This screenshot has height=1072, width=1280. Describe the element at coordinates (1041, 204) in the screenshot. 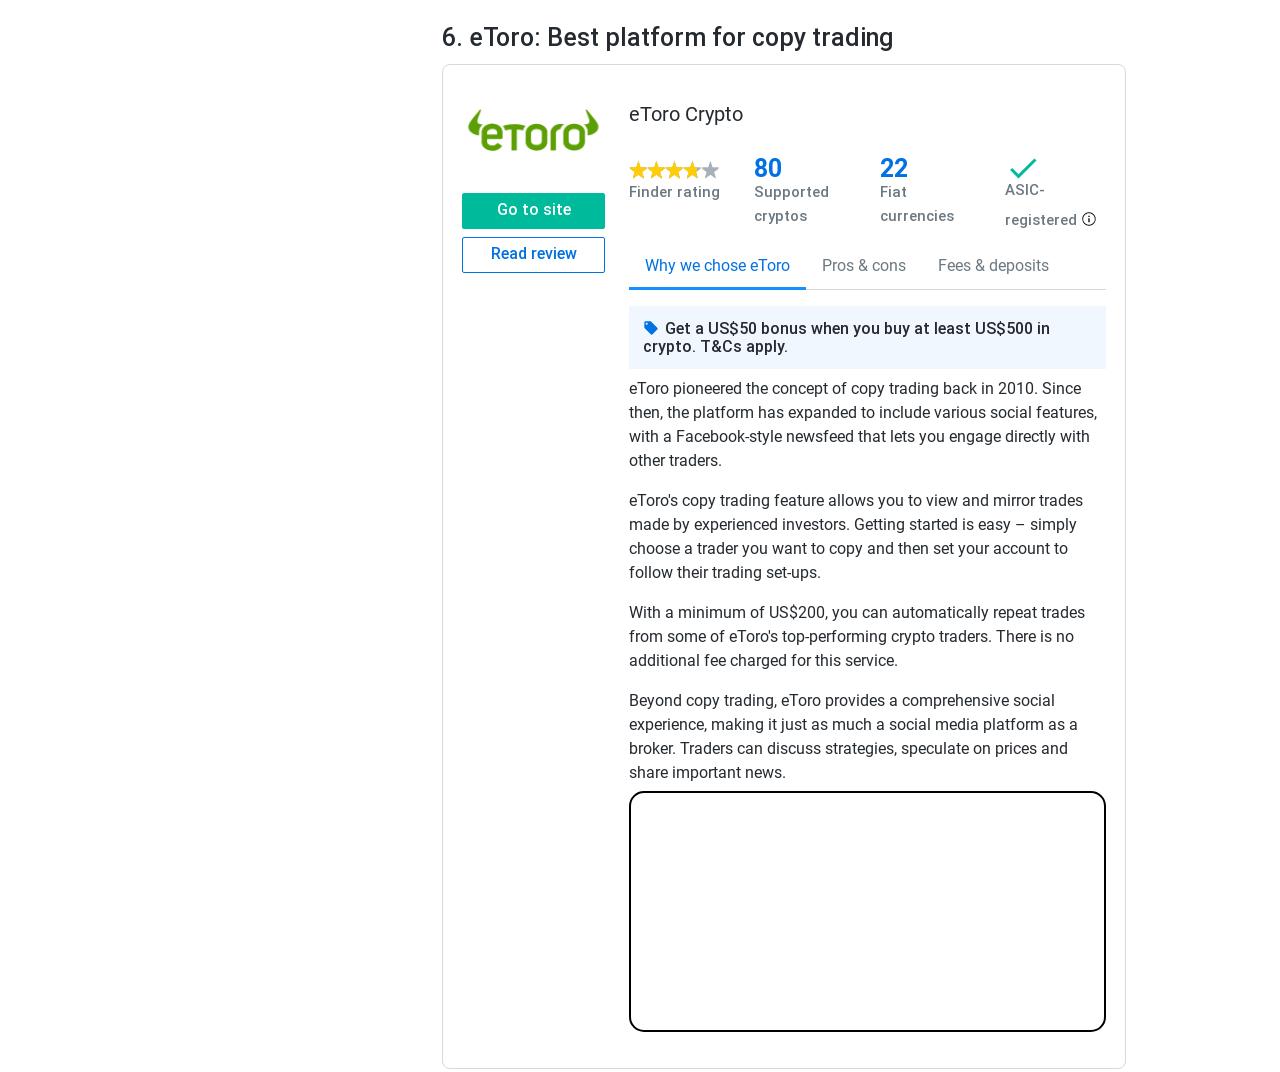

I see `'ASIC-registered'` at that location.